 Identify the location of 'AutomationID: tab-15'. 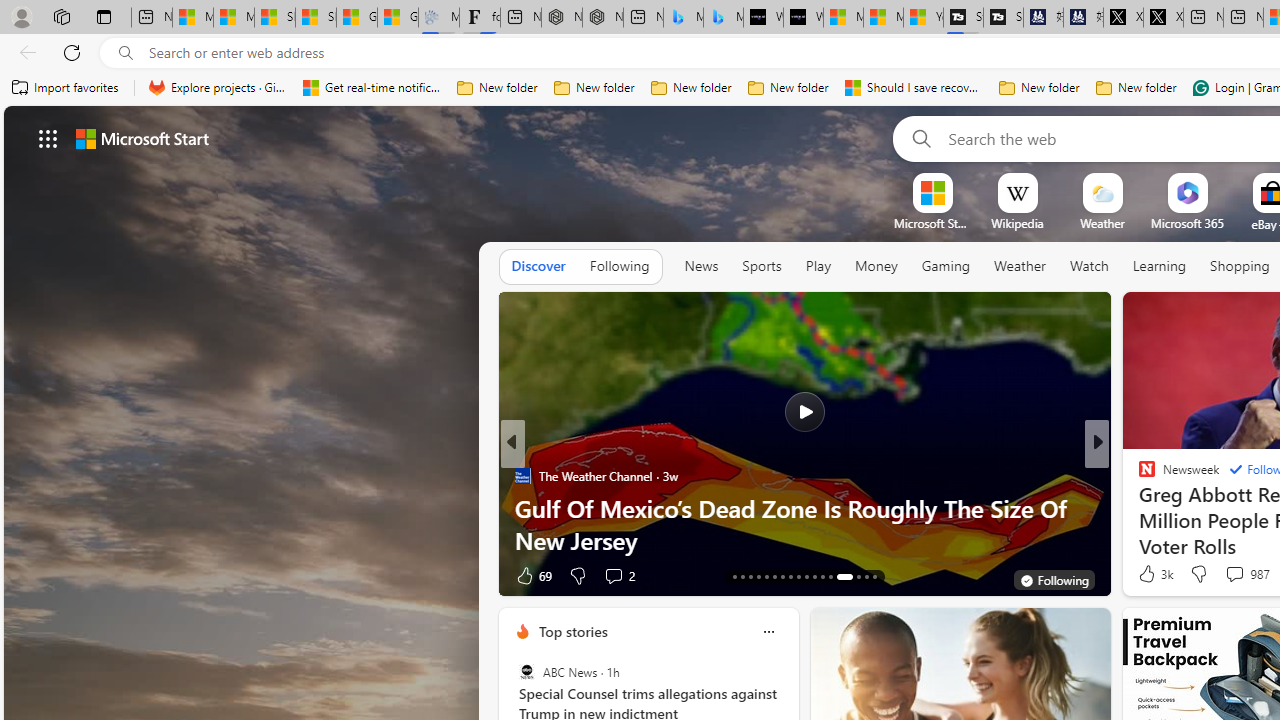
(749, 577).